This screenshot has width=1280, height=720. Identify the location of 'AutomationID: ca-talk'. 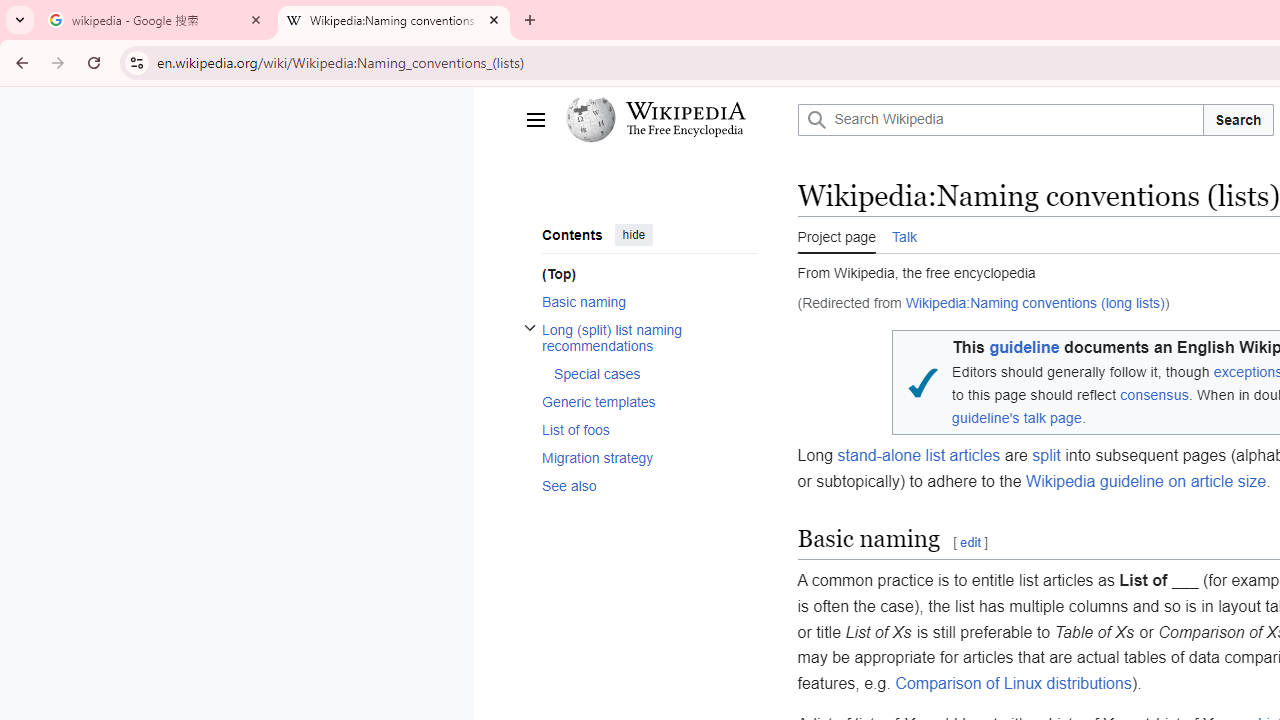
(903, 233).